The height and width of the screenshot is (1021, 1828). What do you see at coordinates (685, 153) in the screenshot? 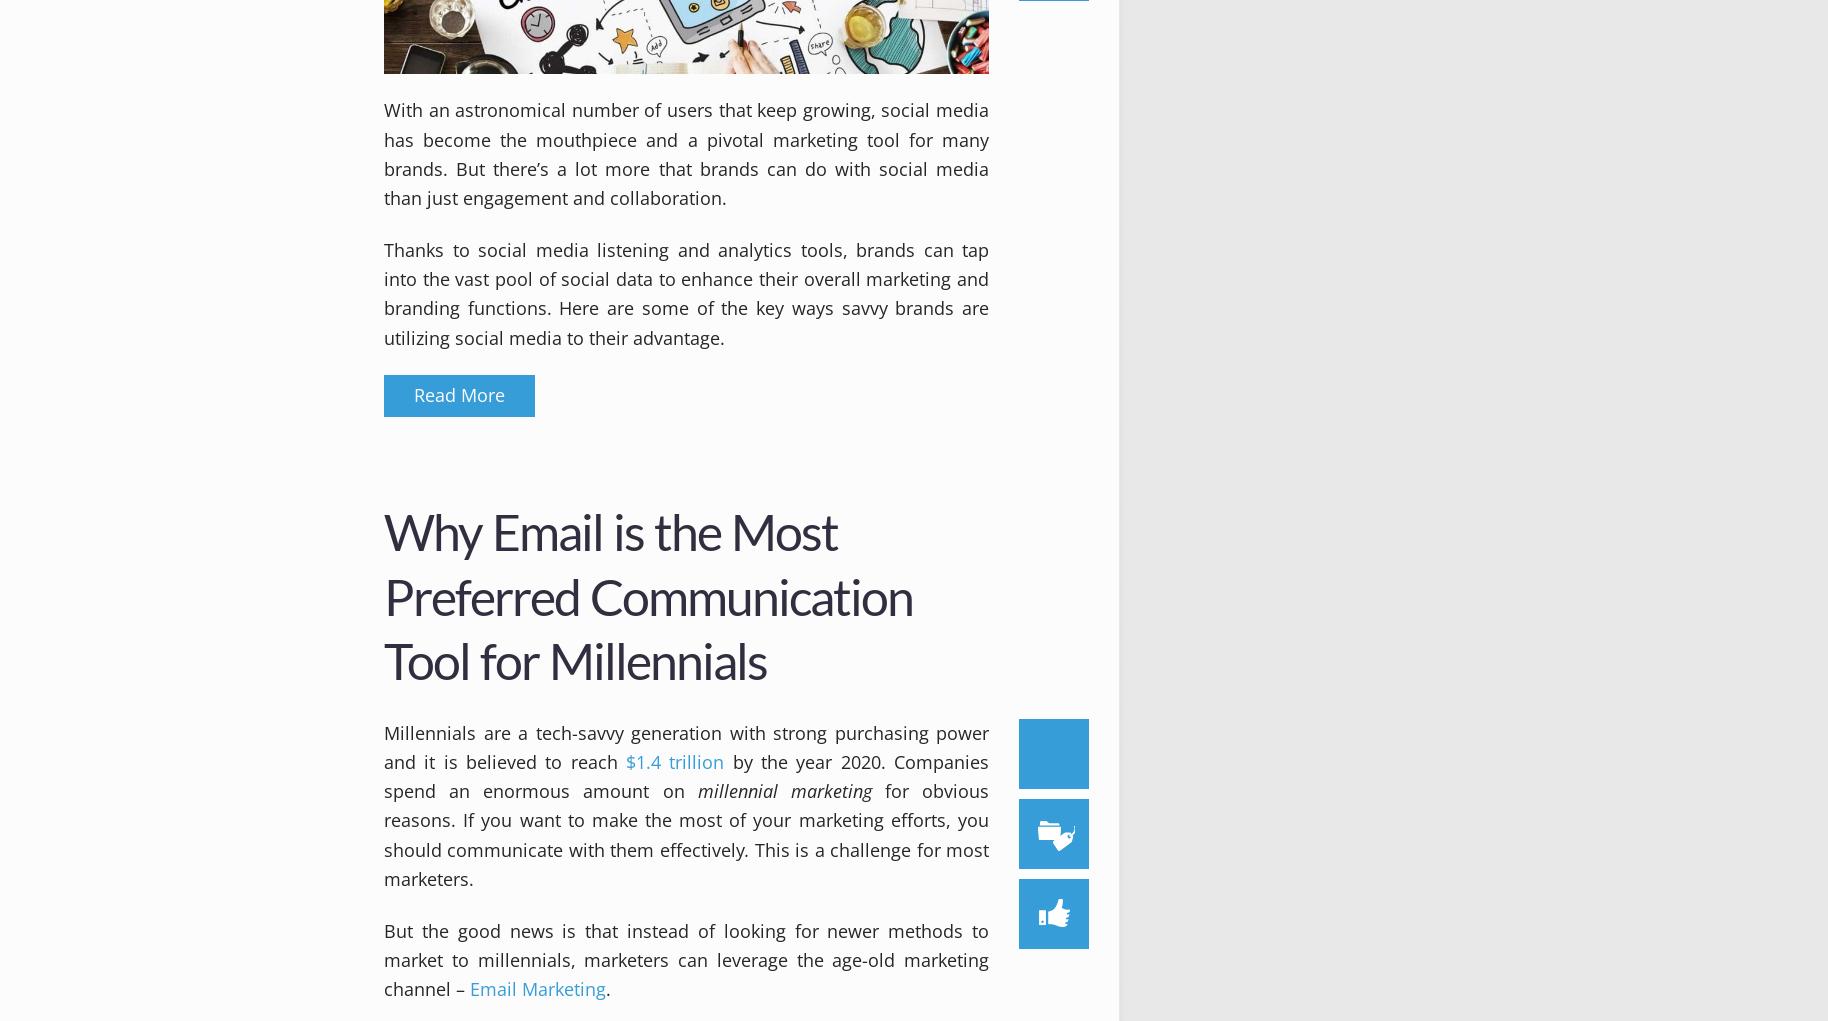
I see `'With an astronomical number of users that keep growing, social media has become the mouthpiece and a pivotal marketing tool for many brands. But there’s a lot more that brands can do with social media than just engagement and collaboration.'` at bounding box center [685, 153].